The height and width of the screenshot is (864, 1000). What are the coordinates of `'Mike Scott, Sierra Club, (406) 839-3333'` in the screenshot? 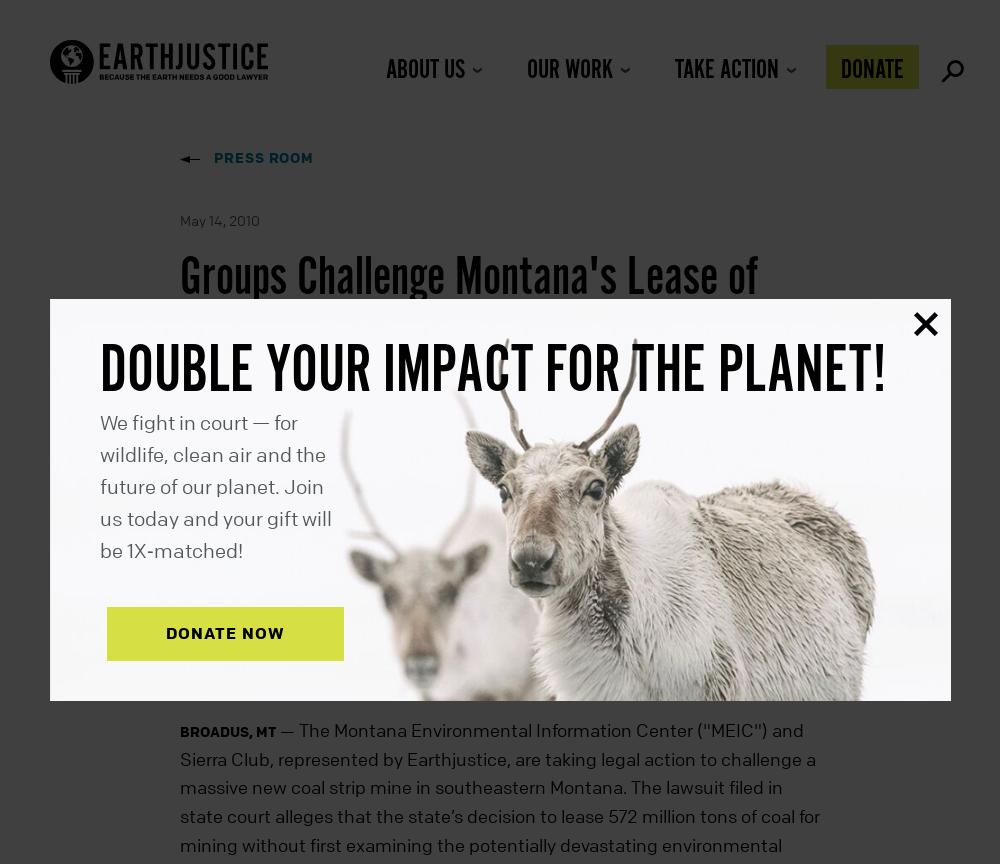 It's located at (335, 648).